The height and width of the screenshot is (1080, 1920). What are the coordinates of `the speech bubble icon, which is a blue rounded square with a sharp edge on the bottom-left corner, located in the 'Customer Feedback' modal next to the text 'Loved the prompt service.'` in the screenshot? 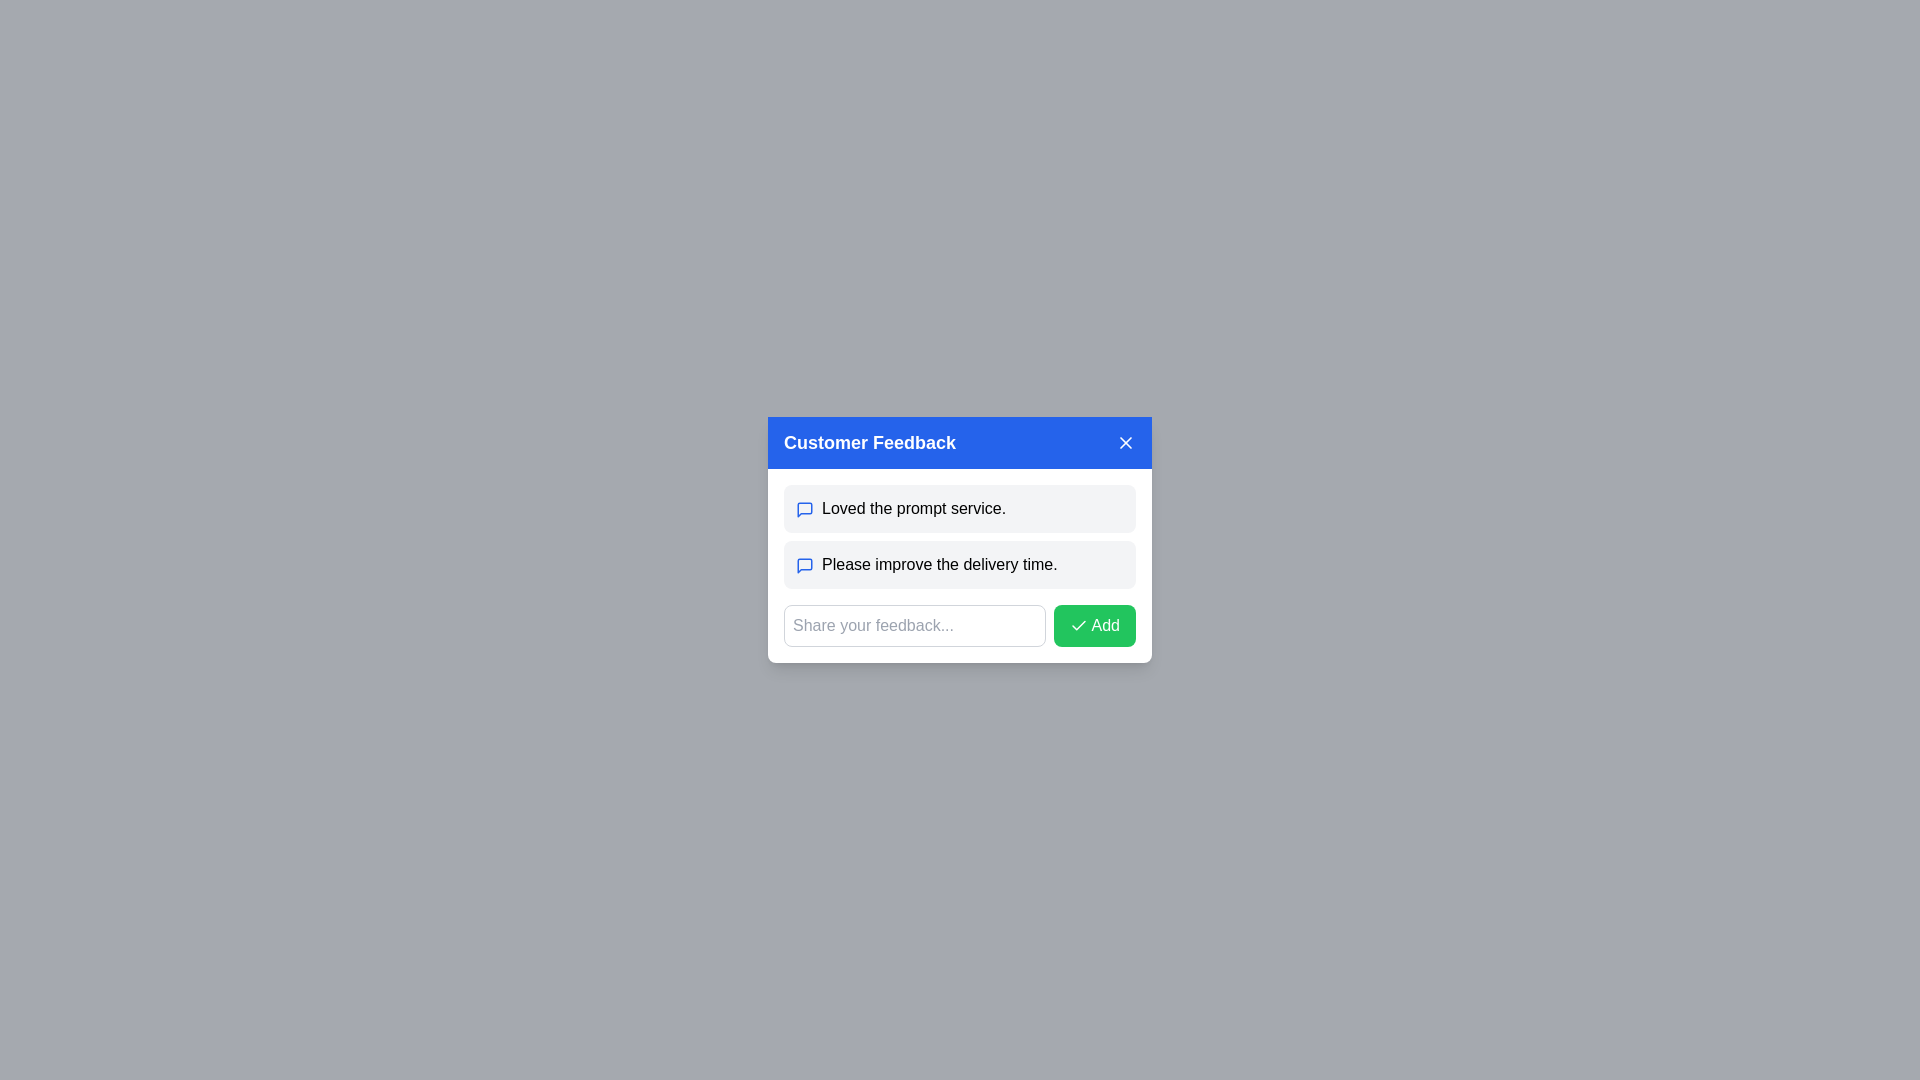 It's located at (805, 566).